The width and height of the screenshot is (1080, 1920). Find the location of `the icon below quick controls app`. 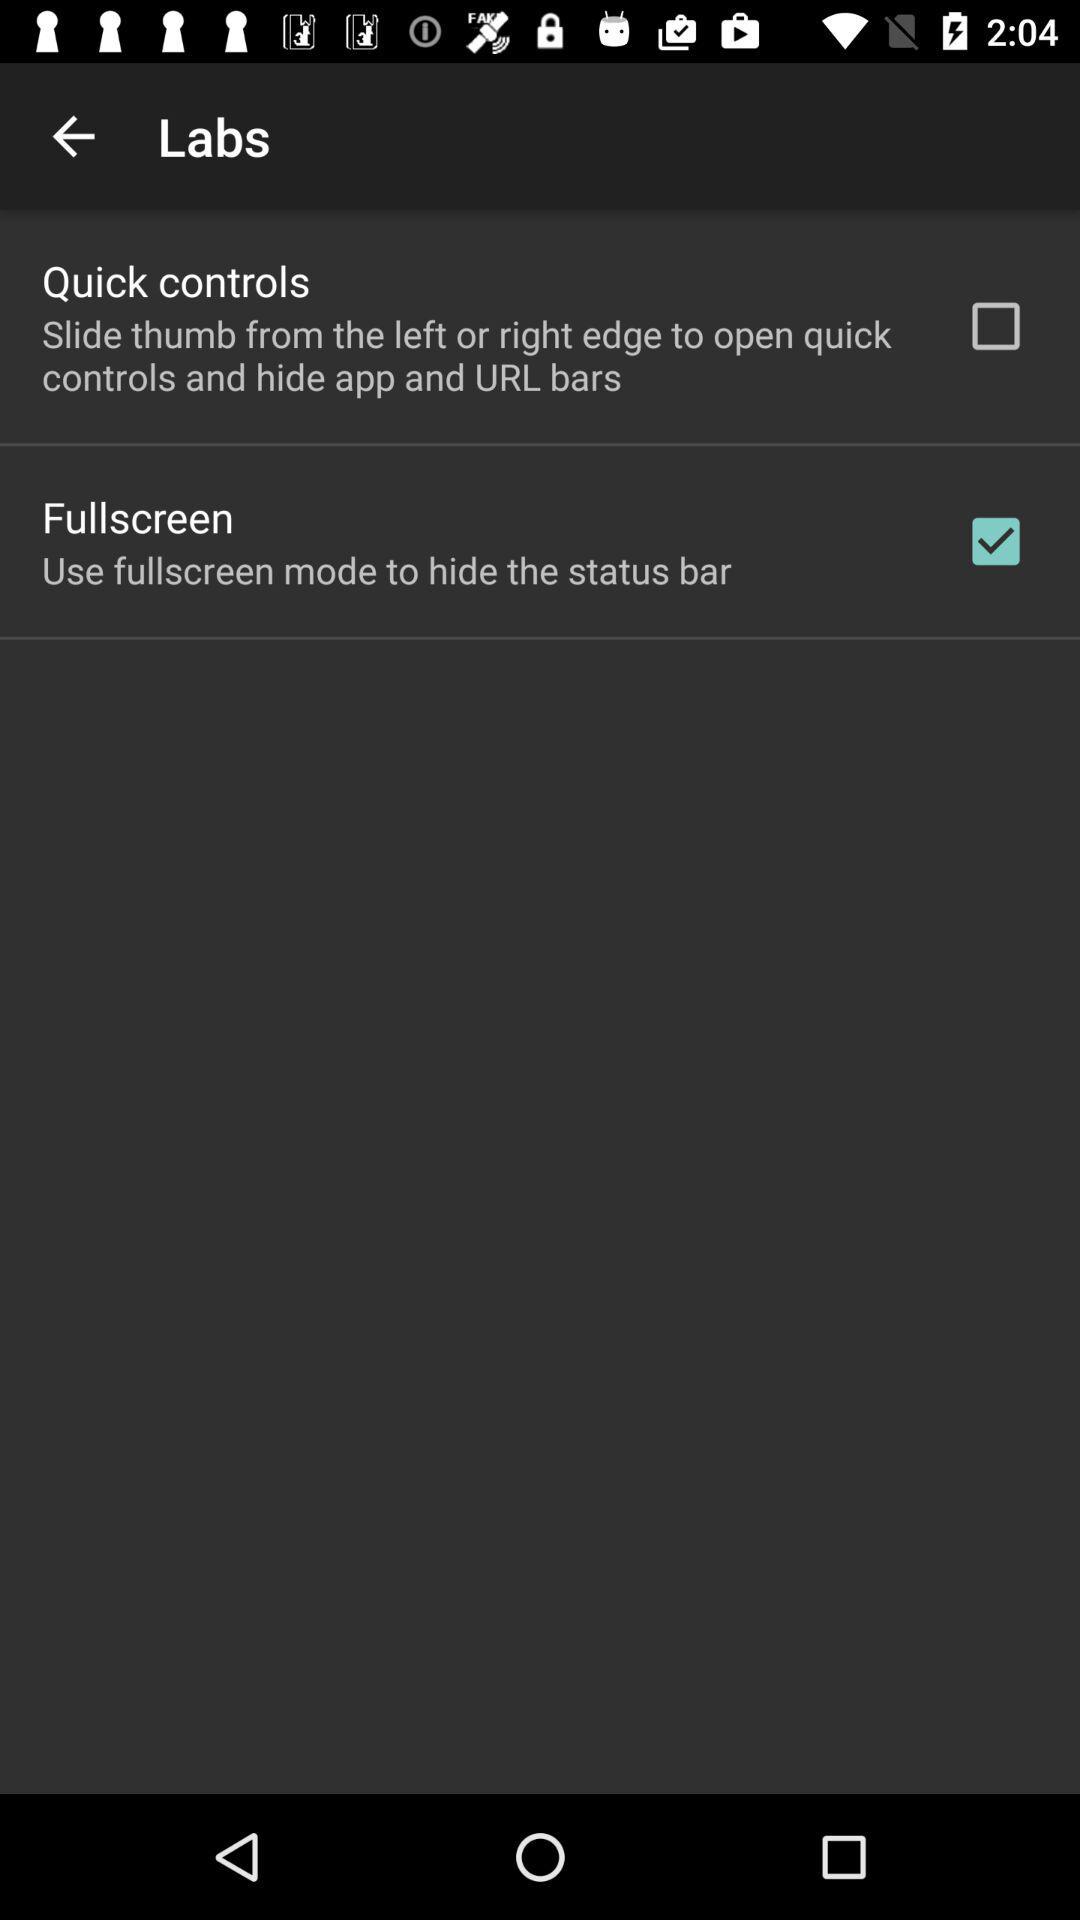

the icon below quick controls app is located at coordinates (477, 355).